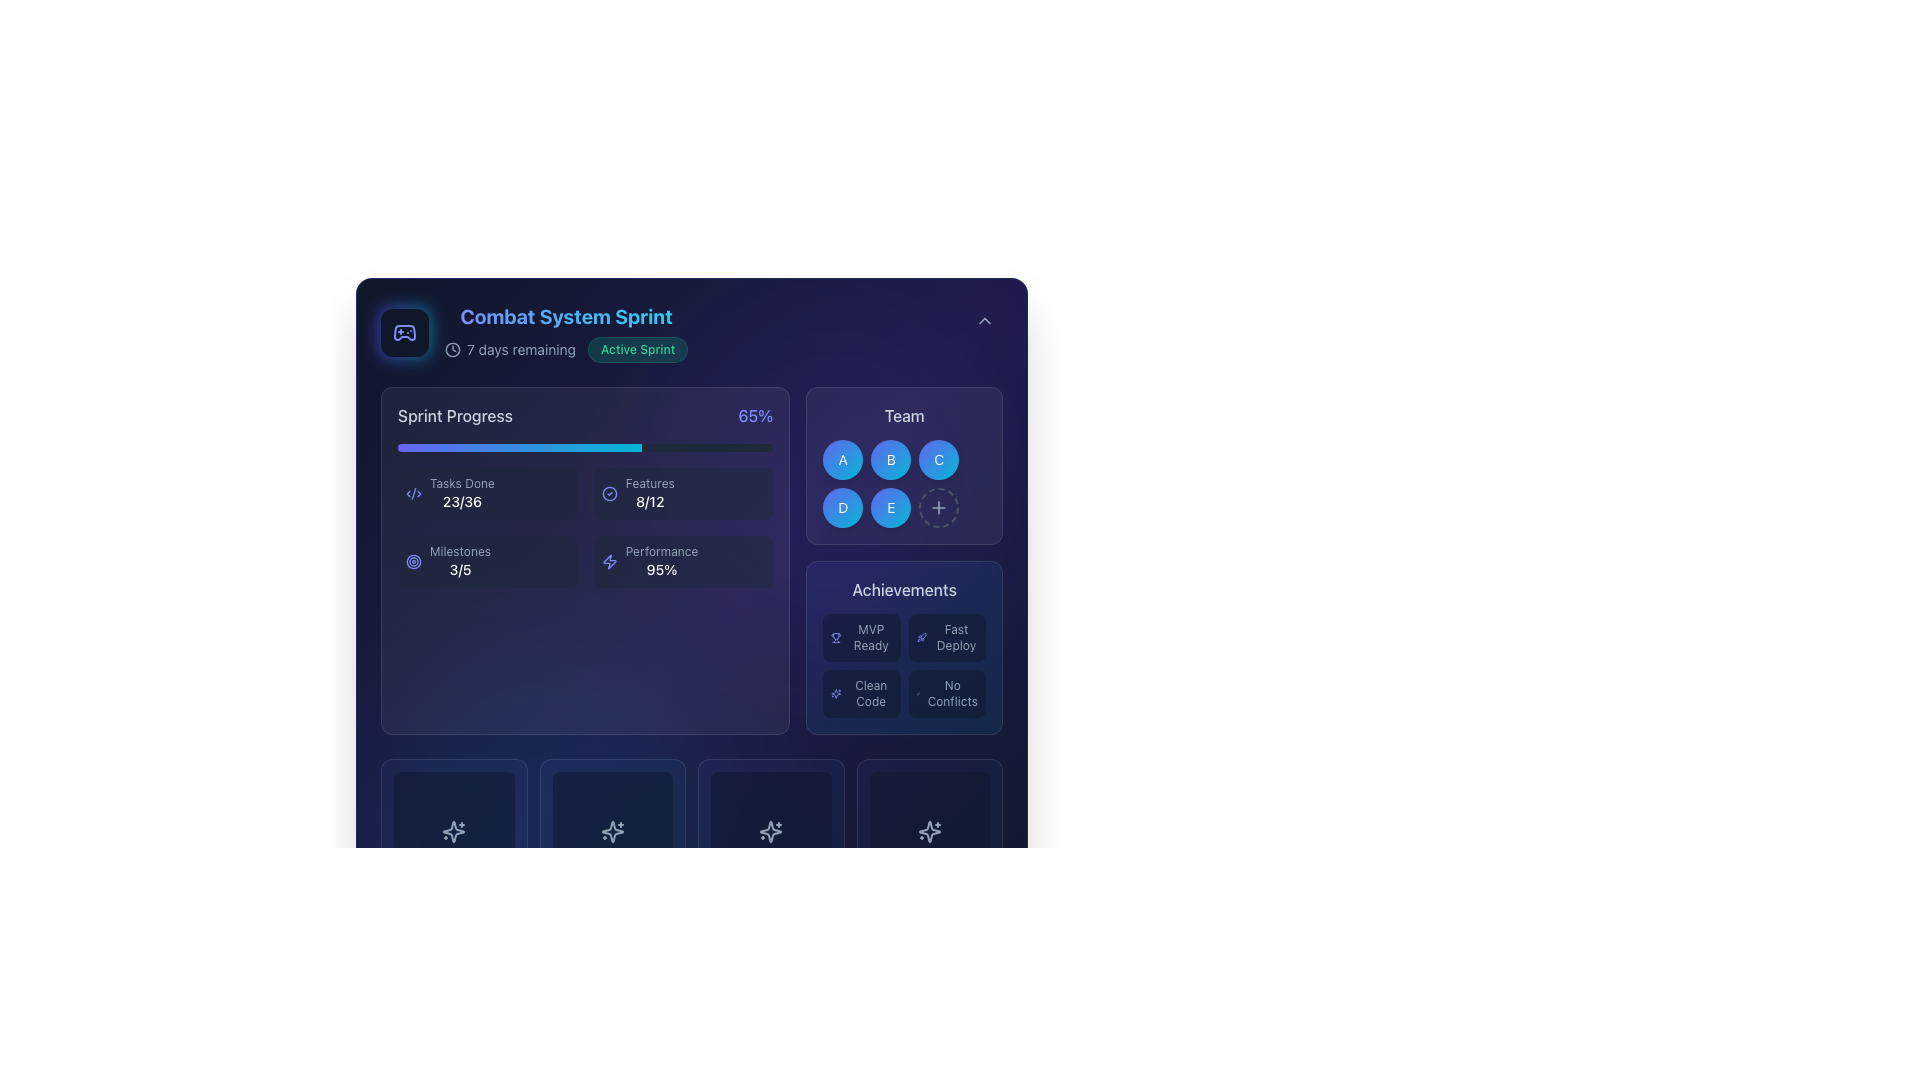 The image size is (1920, 1080). Describe the element at coordinates (461, 493) in the screenshot. I see `the text display that shows the progress of tasks in the 'Sprint Progress' module, located in the top-left card of the grid` at that location.